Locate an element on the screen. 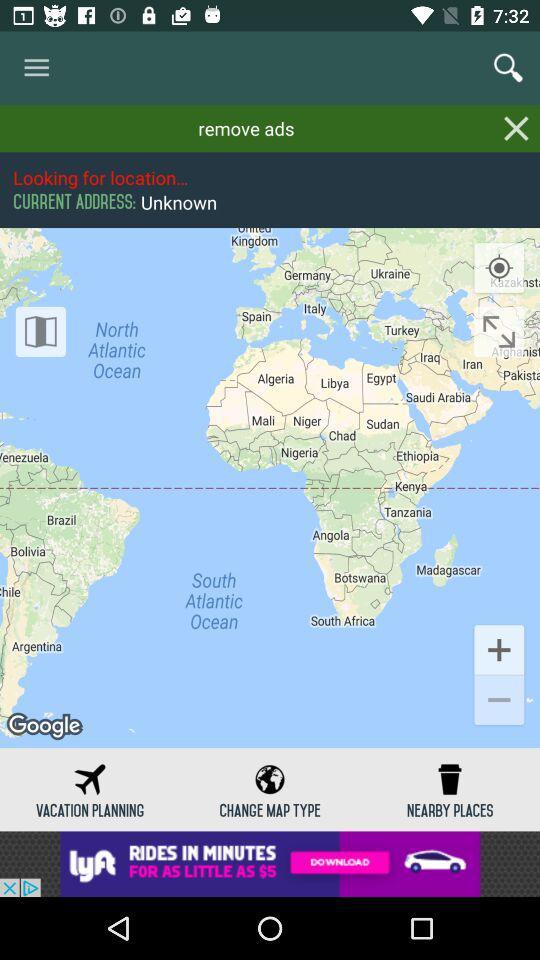  search is located at coordinates (508, 68).